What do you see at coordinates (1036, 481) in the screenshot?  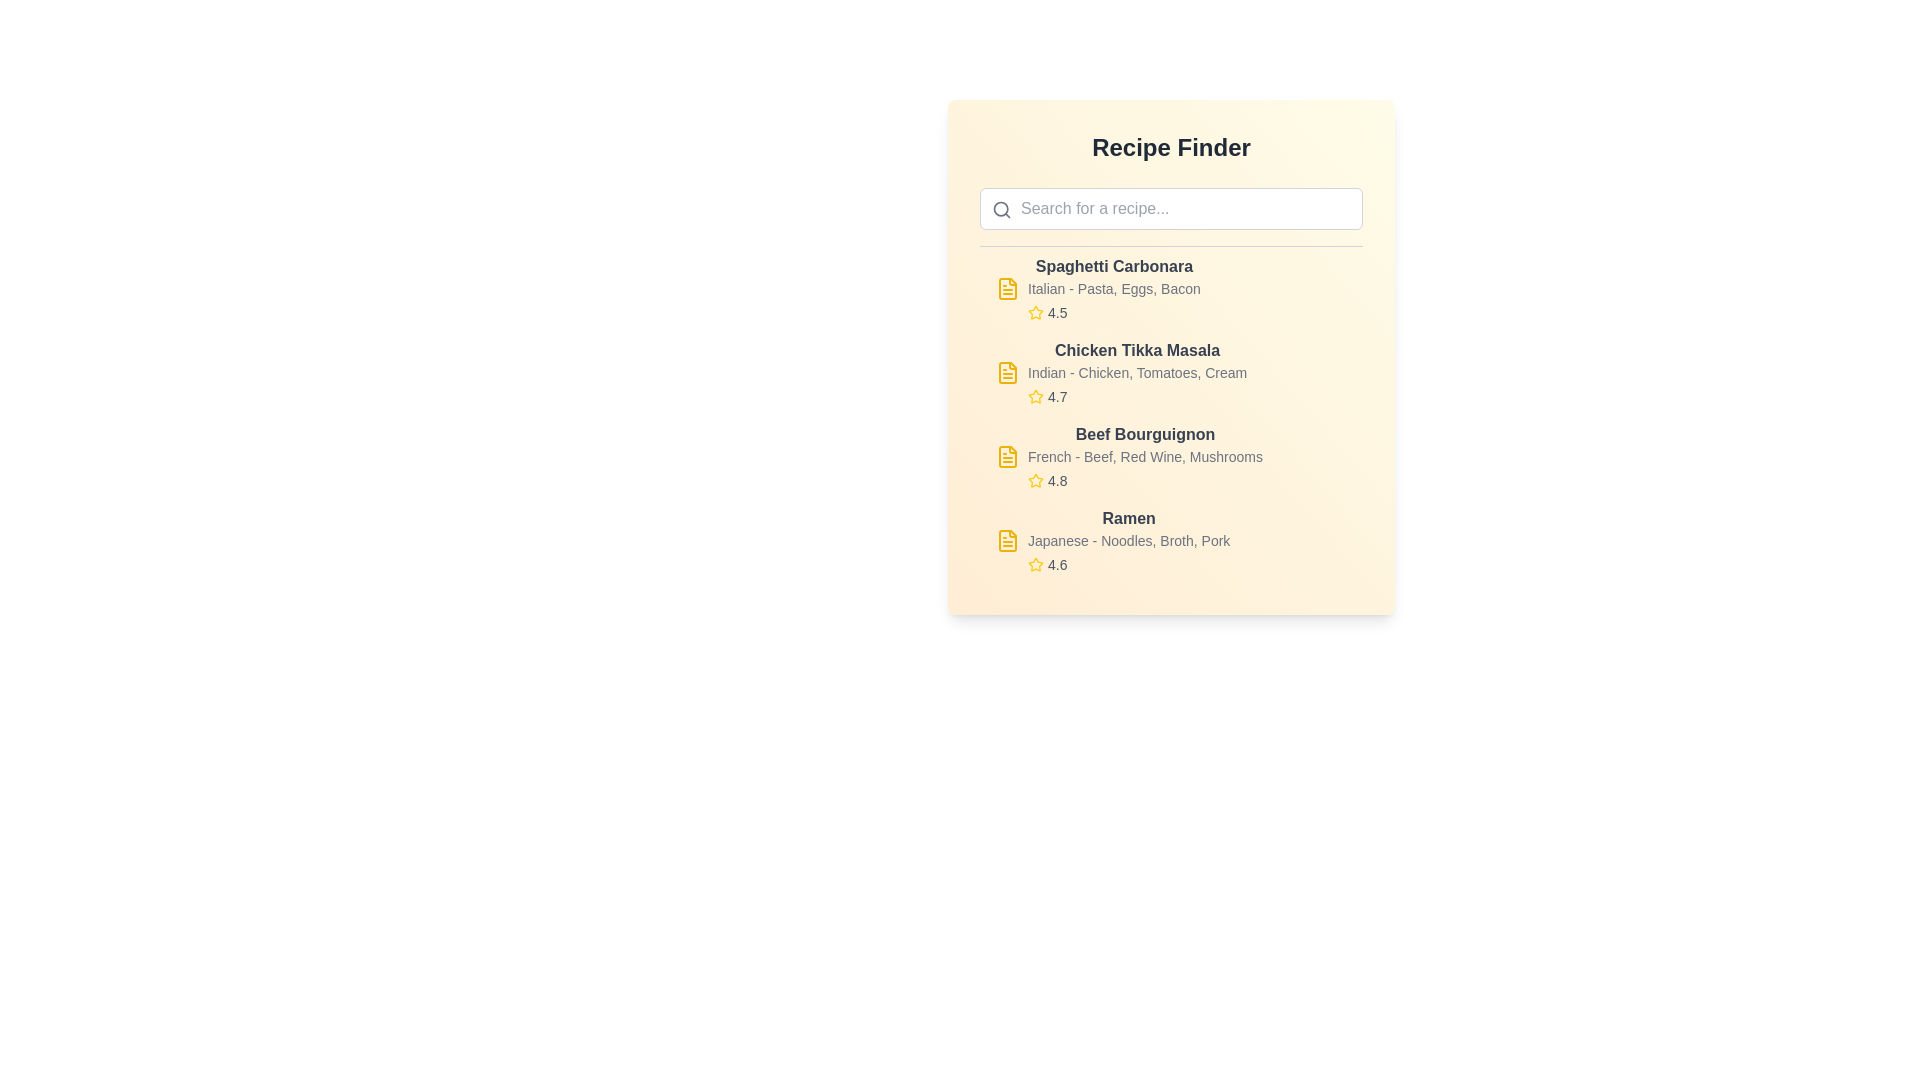 I see `the star icon representing the rating for the recipe 'Beef Bourguignon', which is visually indicating a rating of '4.8'` at bounding box center [1036, 481].